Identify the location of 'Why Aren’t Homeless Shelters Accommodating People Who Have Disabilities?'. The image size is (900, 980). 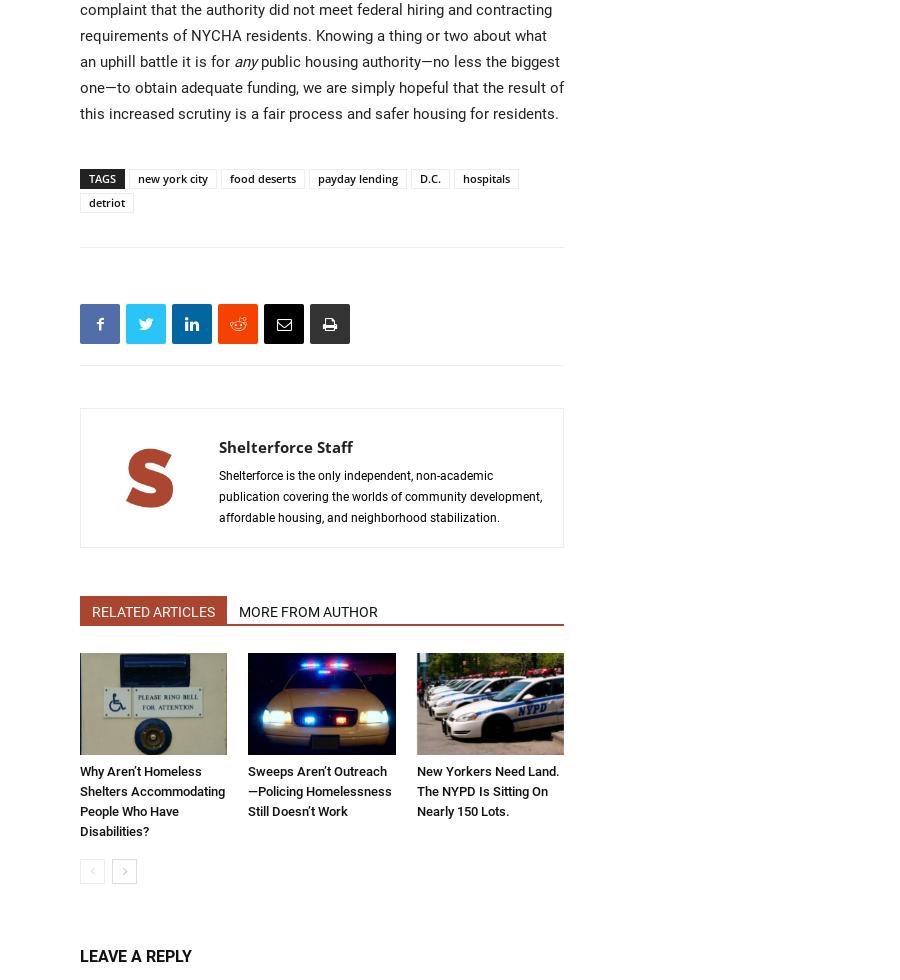
(152, 800).